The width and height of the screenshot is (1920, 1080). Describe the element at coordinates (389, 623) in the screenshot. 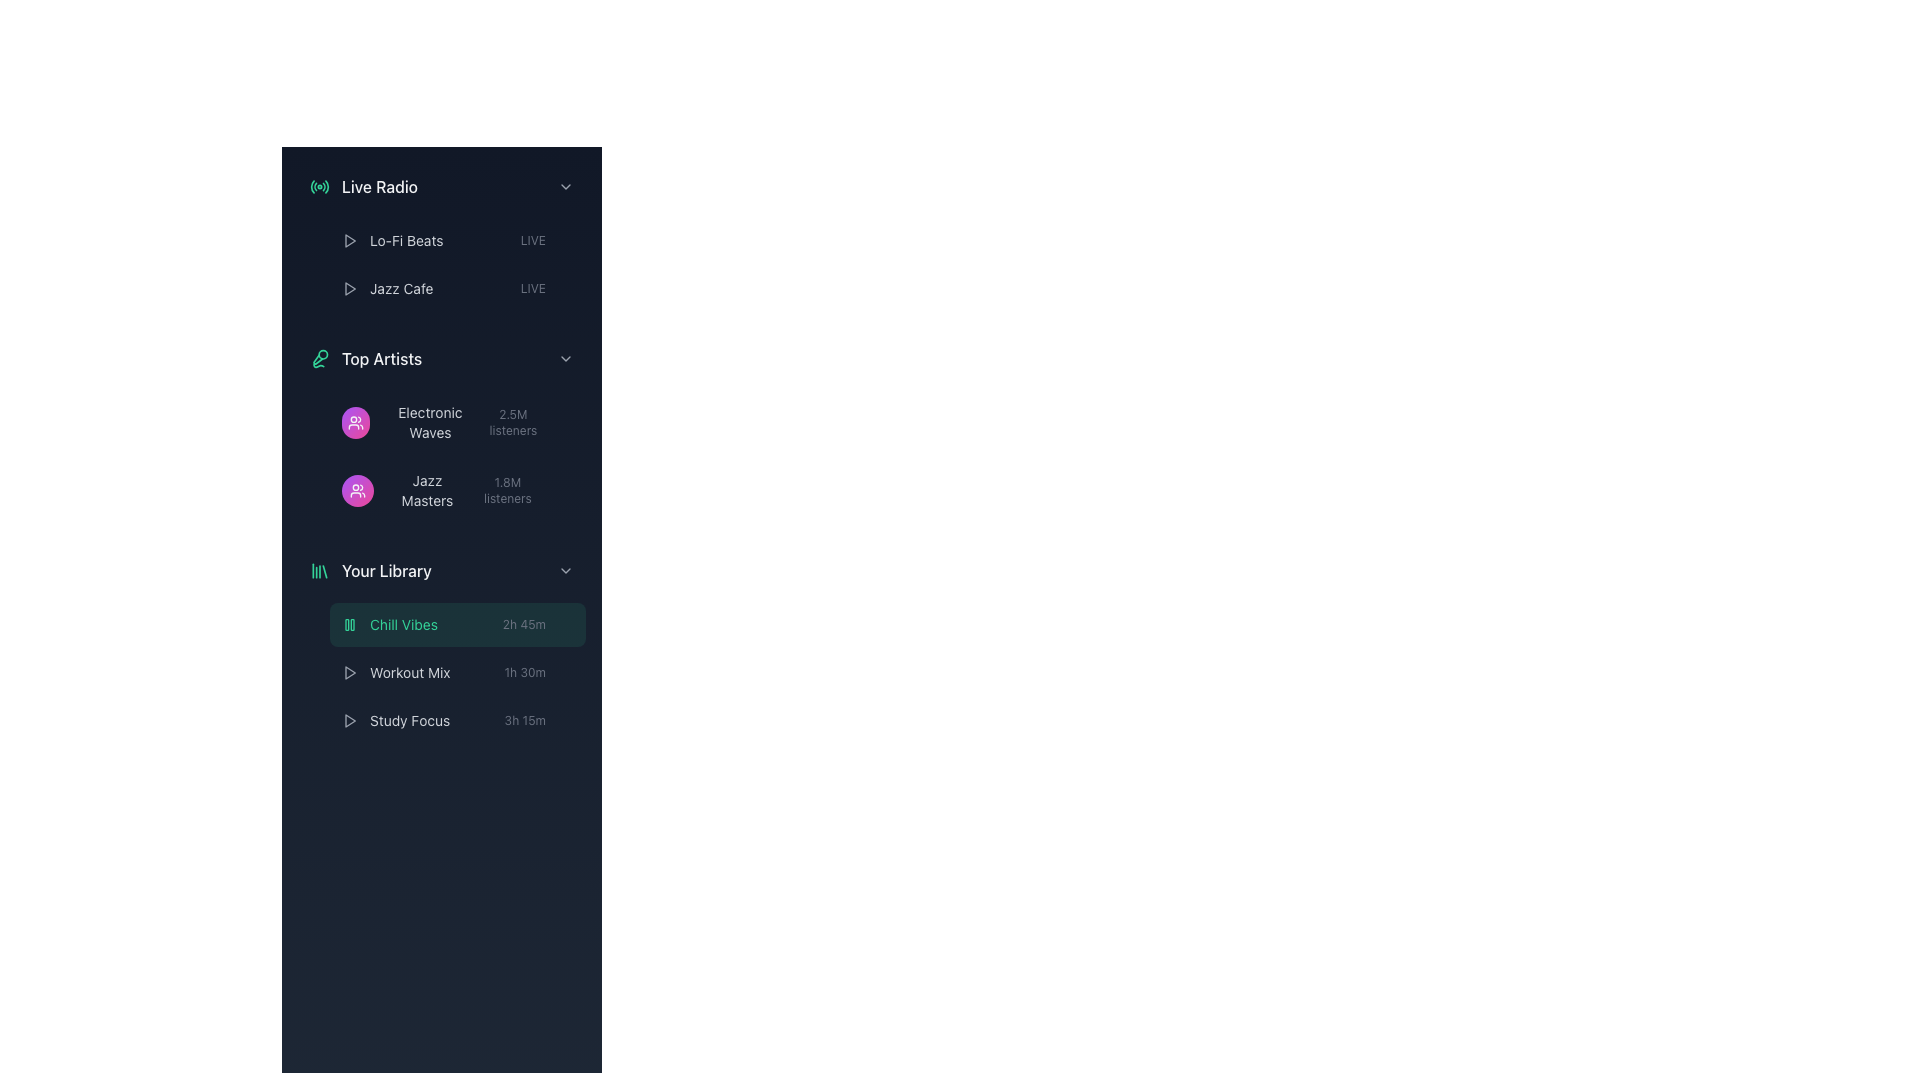

I see `the 'Chill Vibes' text label` at that location.